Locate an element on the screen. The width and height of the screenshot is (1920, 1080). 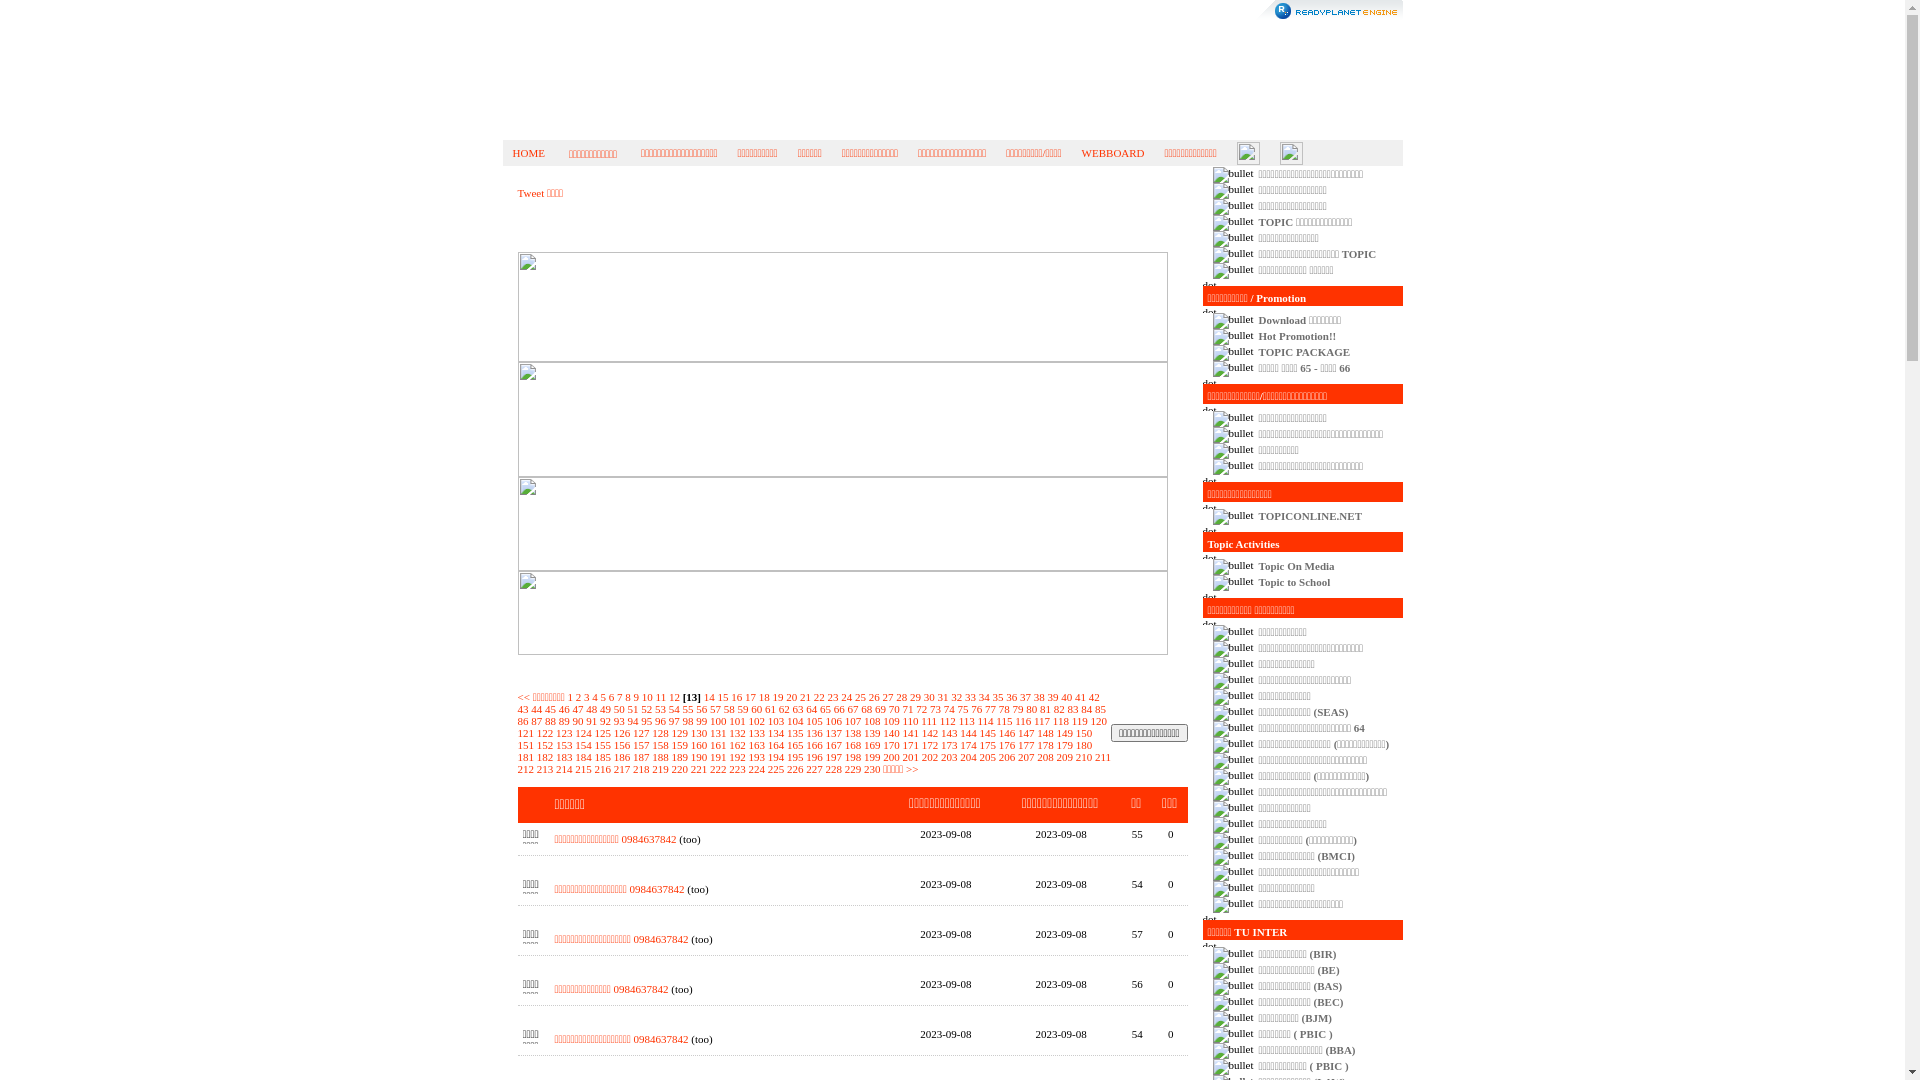
'139' is located at coordinates (872, 732).